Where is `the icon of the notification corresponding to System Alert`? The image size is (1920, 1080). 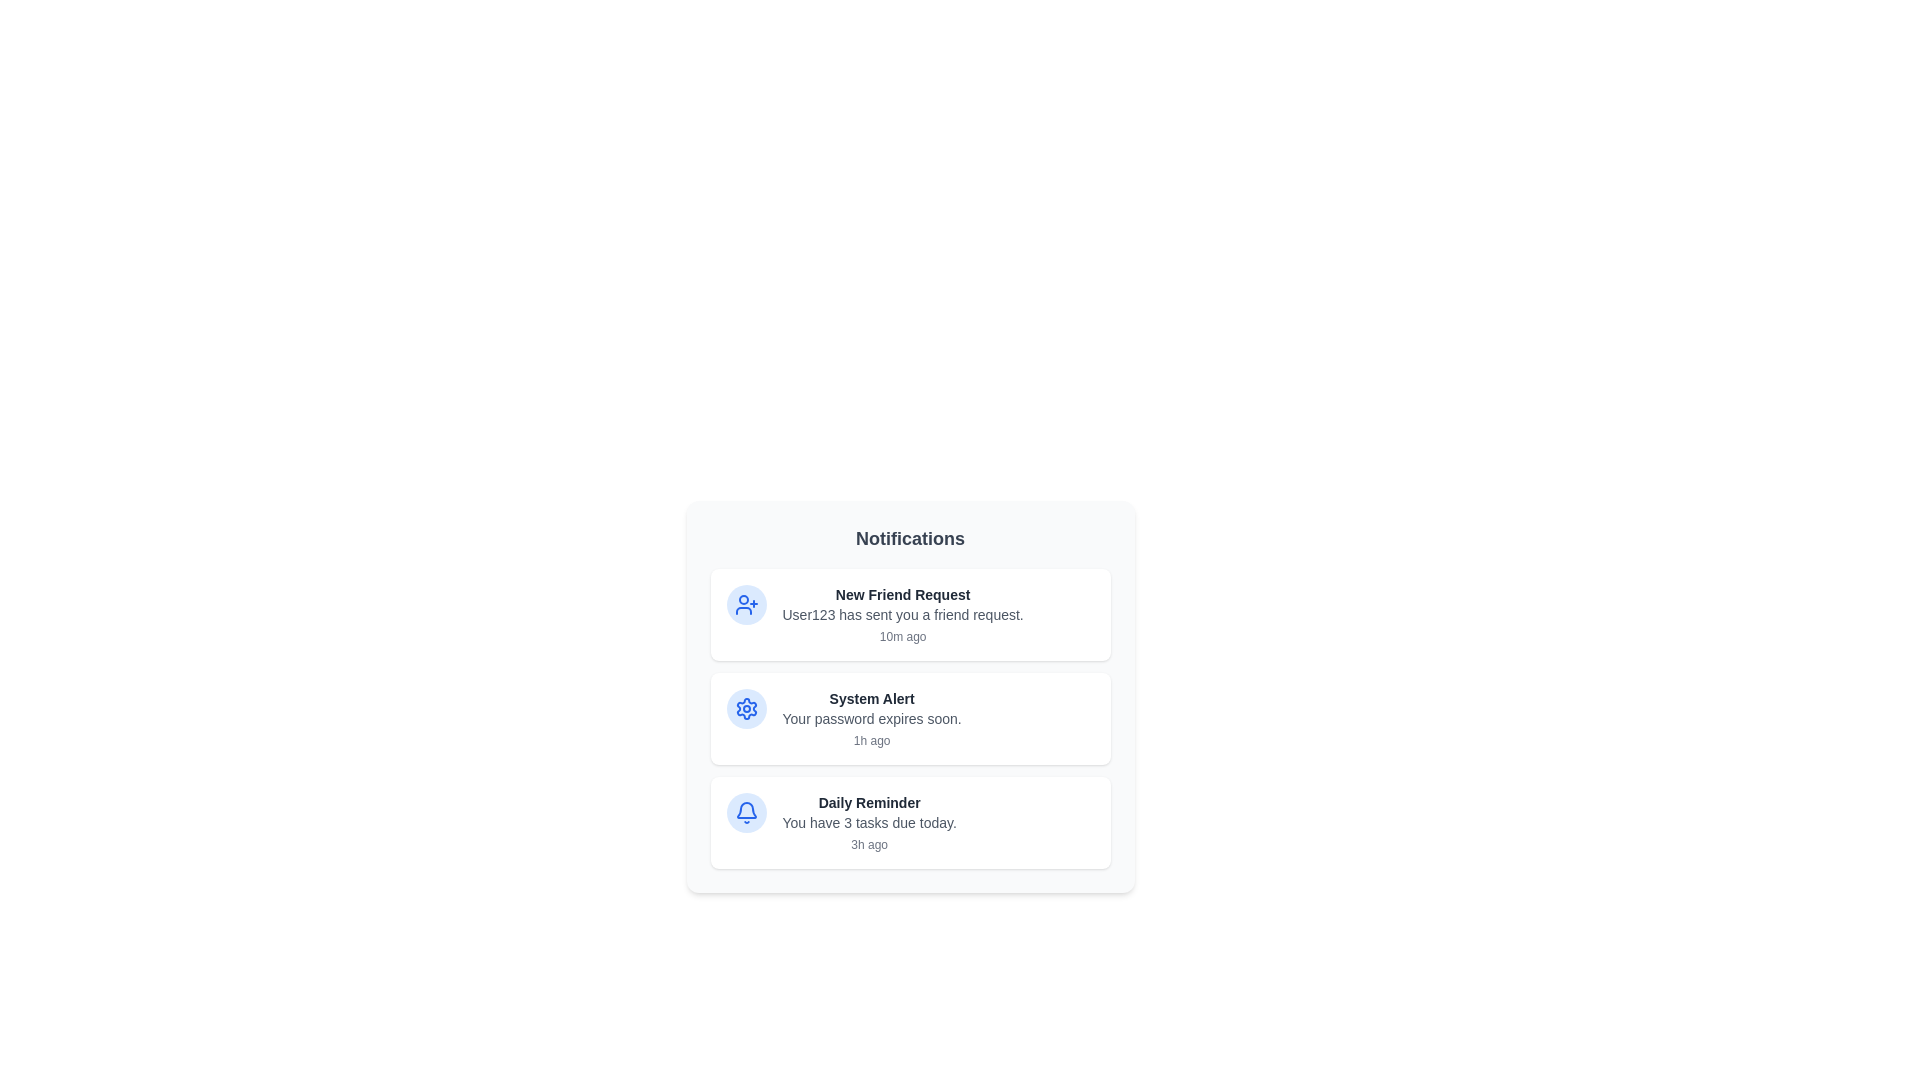 the icon of the notification corresponding to System Alert is located at coordinates (745, 708).